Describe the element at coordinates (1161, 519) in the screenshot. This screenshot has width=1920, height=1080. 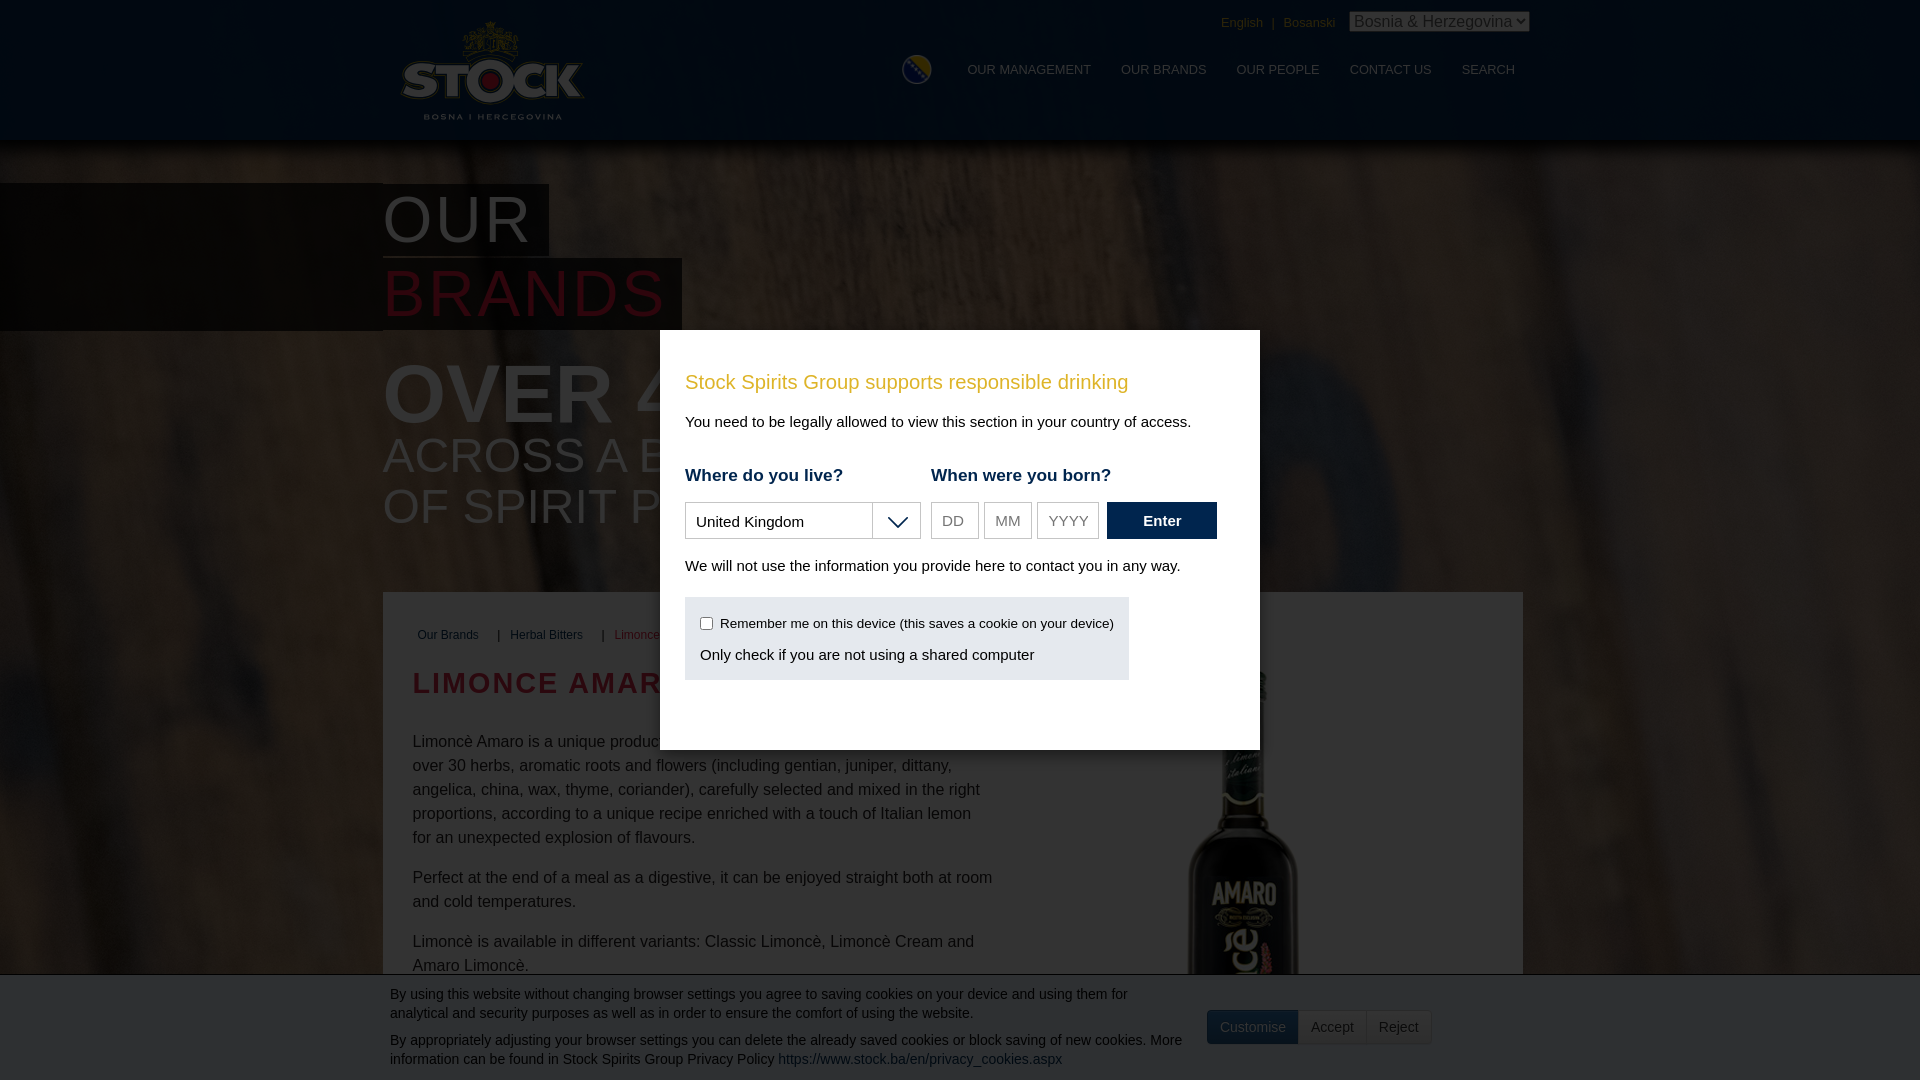
I see `'Enter'` at that location.